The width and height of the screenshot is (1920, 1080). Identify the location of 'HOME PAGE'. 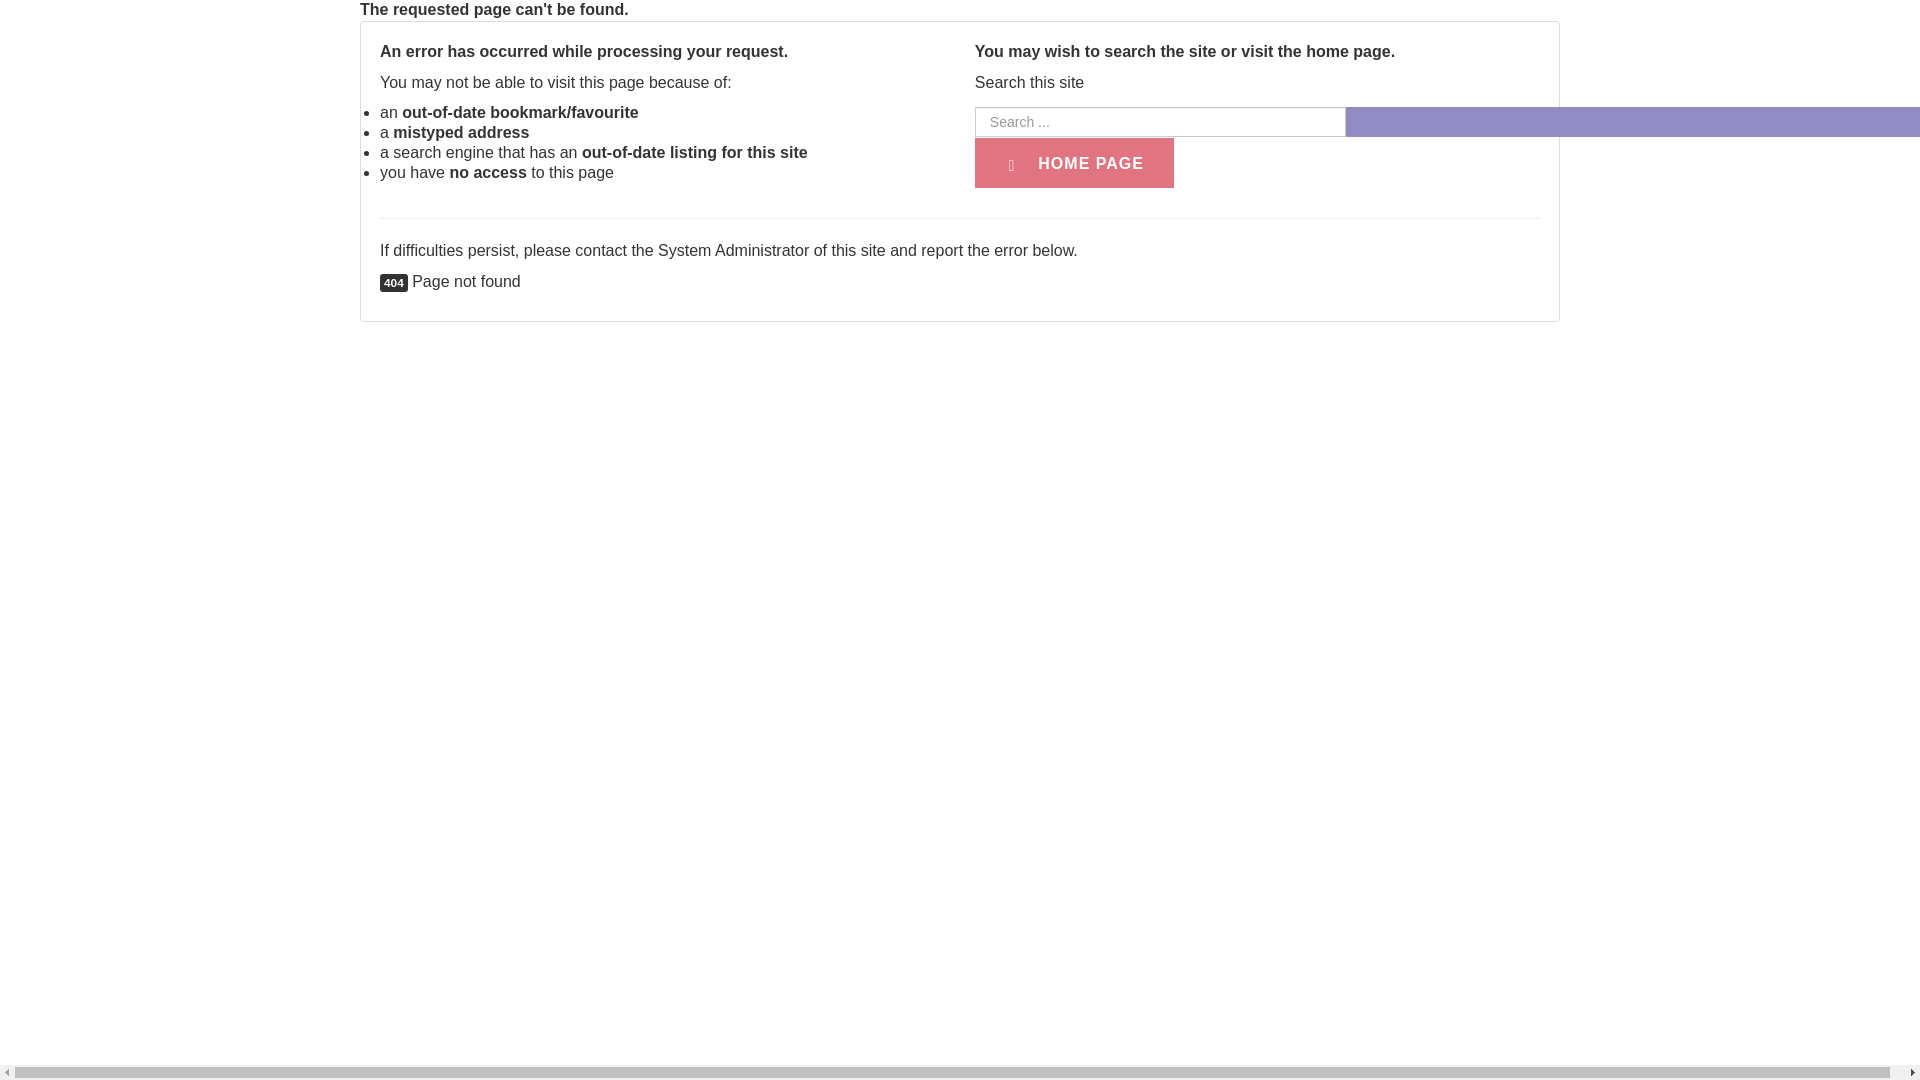
(974, 161).